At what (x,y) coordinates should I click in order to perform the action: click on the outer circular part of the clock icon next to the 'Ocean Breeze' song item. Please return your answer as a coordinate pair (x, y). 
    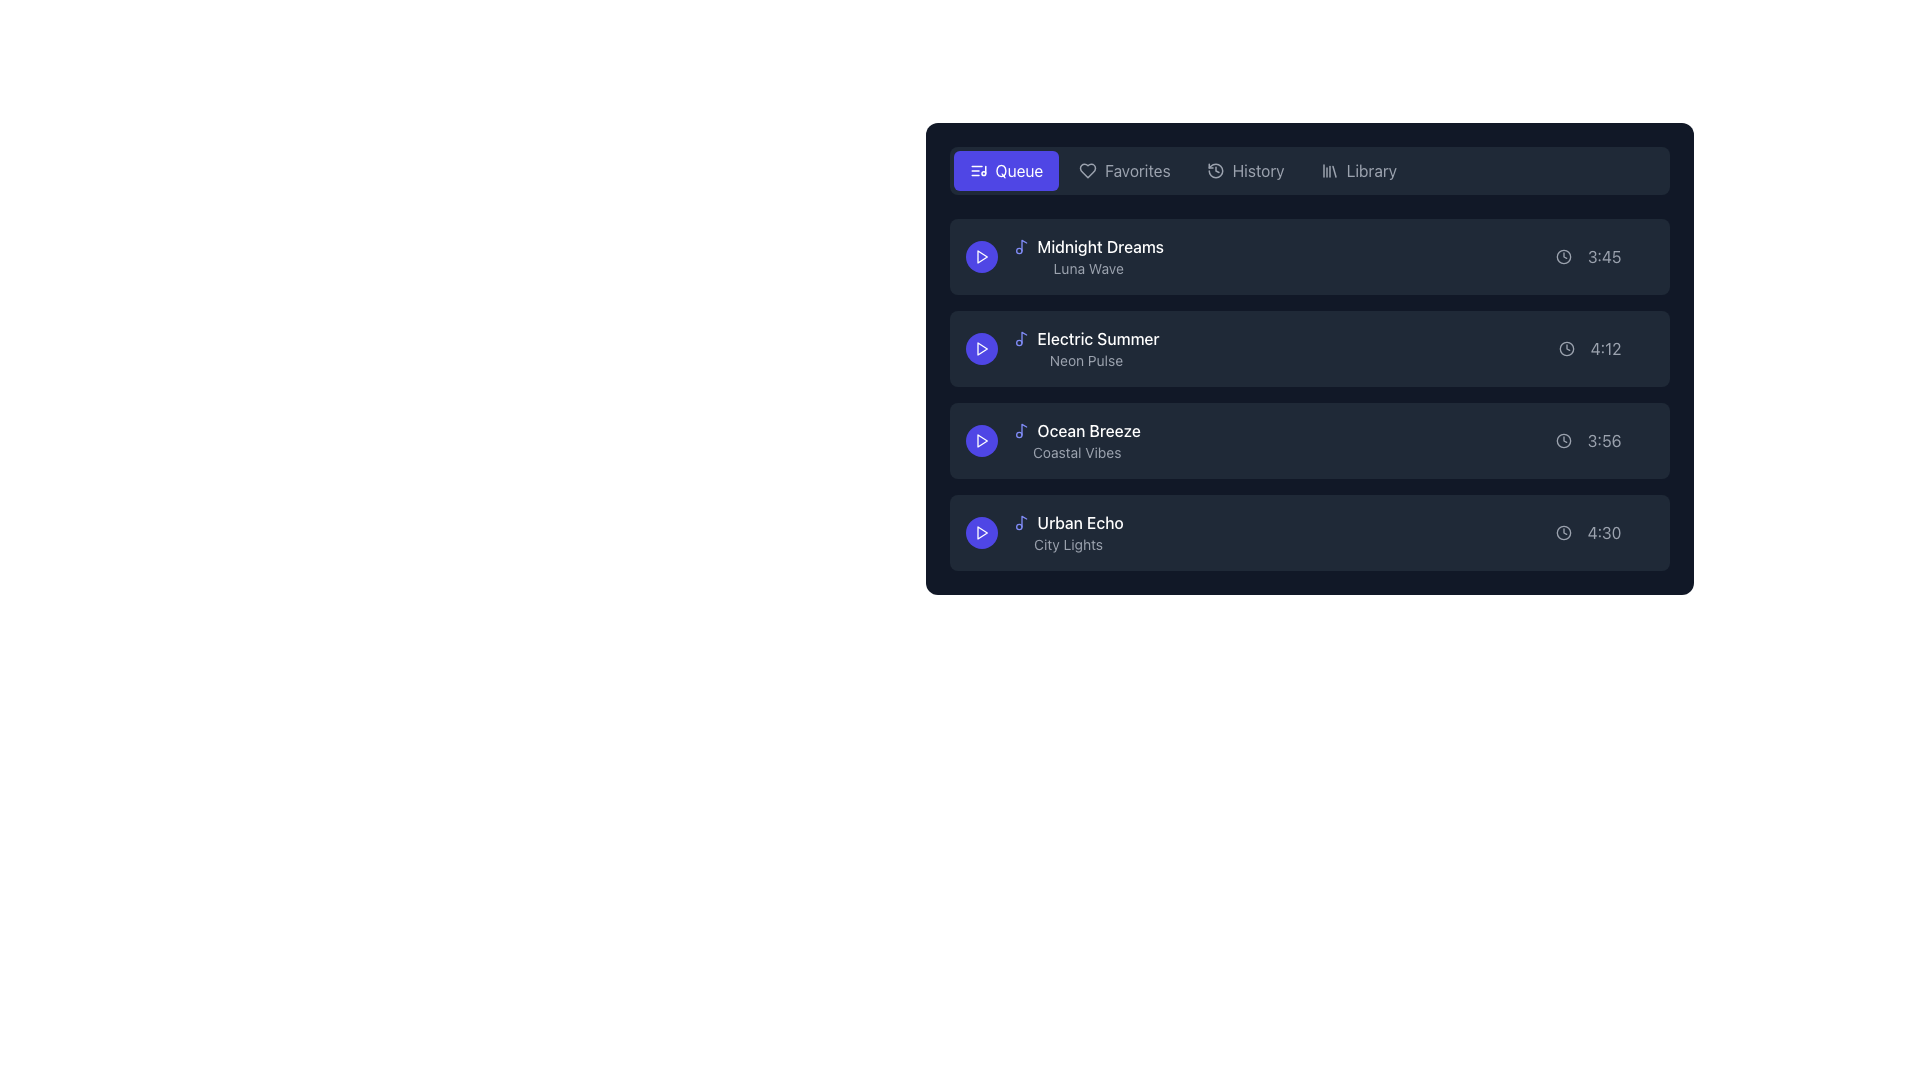
    Looking at the image, I should click on (1562, 439).